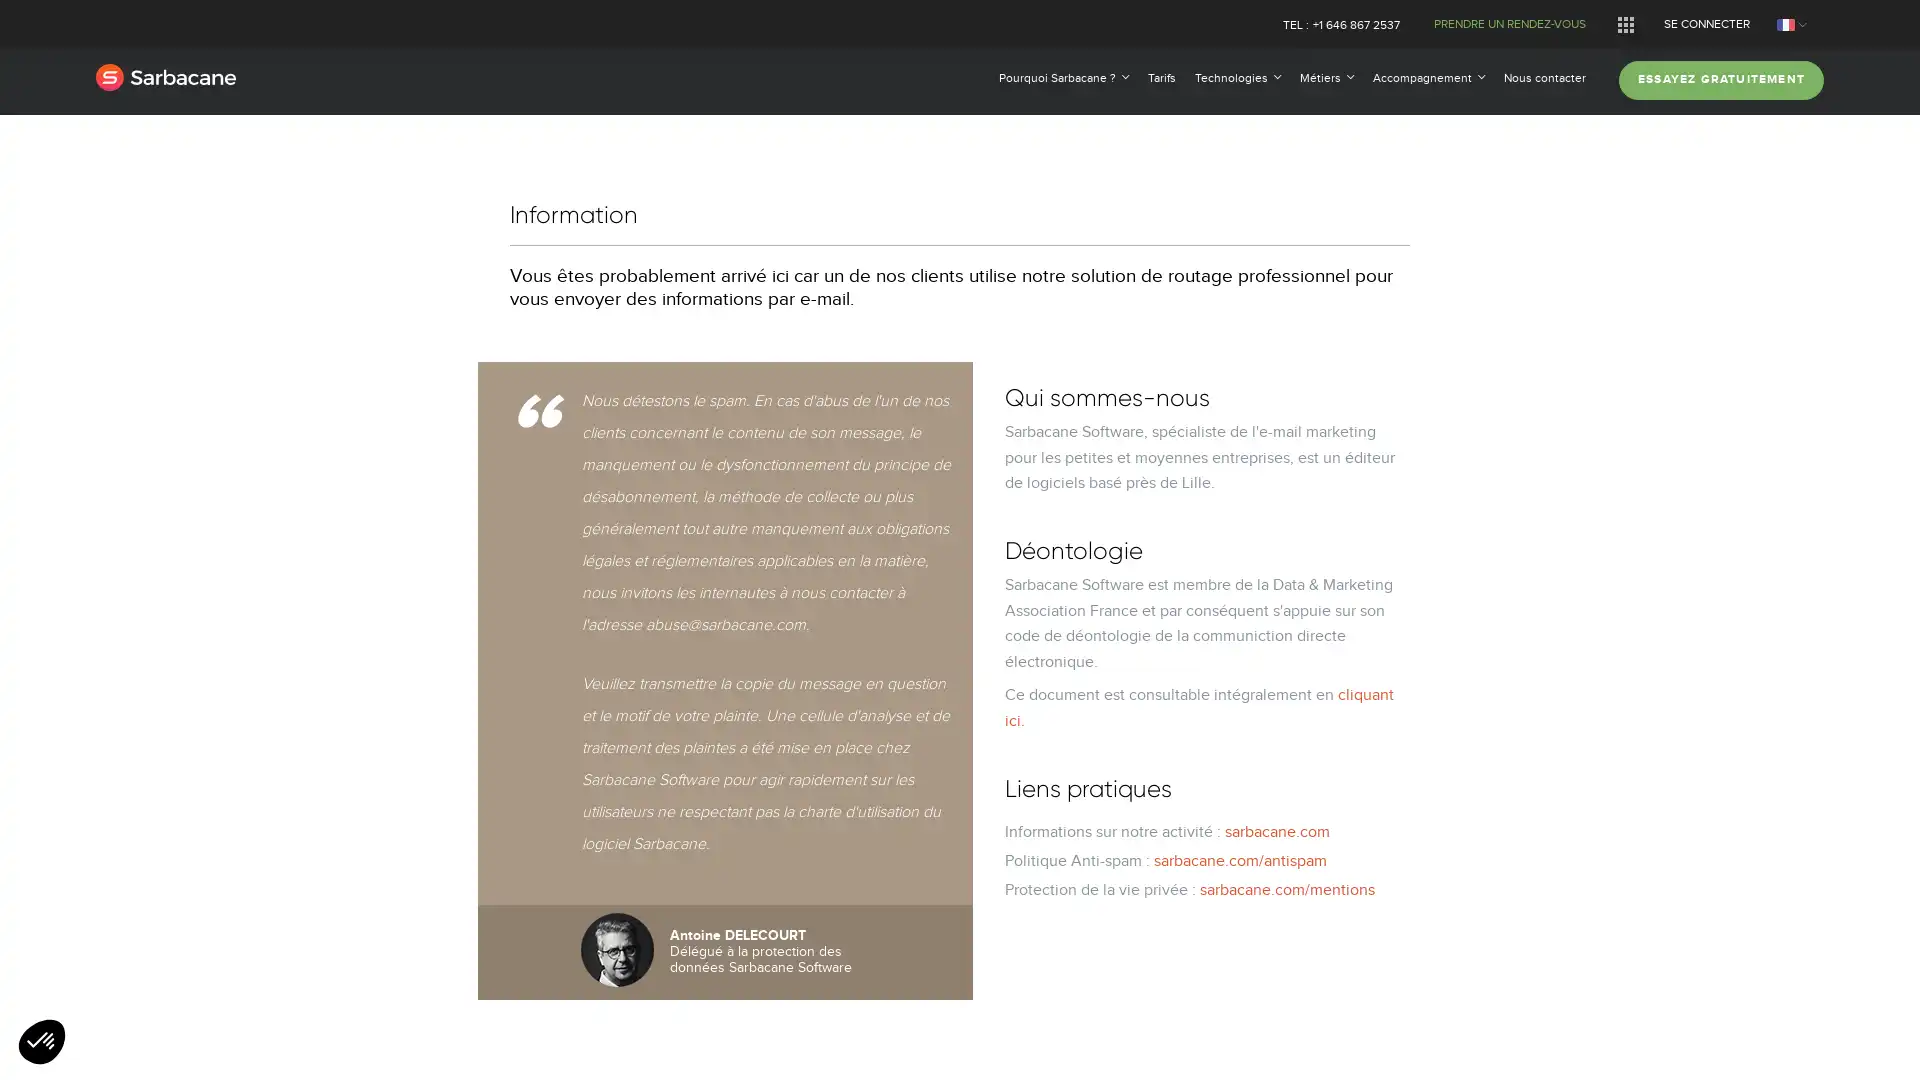 The image size is (1920, 1080). What do you see at coordinates (1118, 676) in the screenshot?
I see `OK pour moi` at bounding box center [1118, 676].